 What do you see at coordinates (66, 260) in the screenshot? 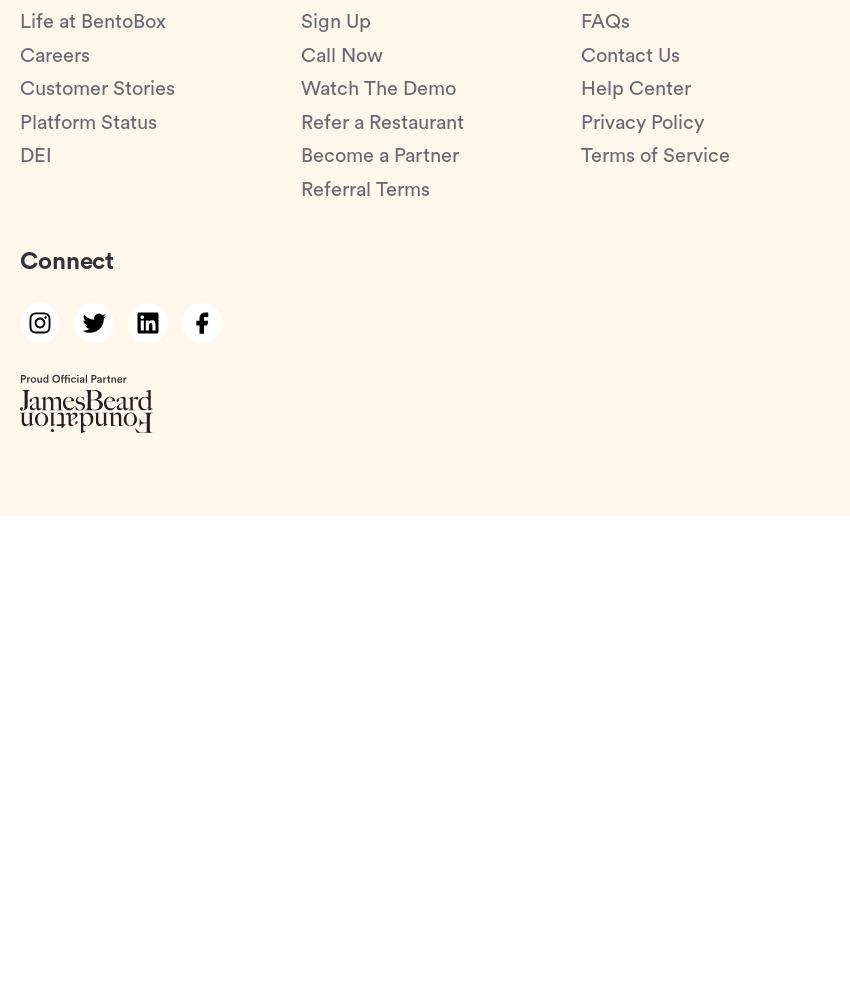
I see `'Connect'` at bounding box center [66, 260].